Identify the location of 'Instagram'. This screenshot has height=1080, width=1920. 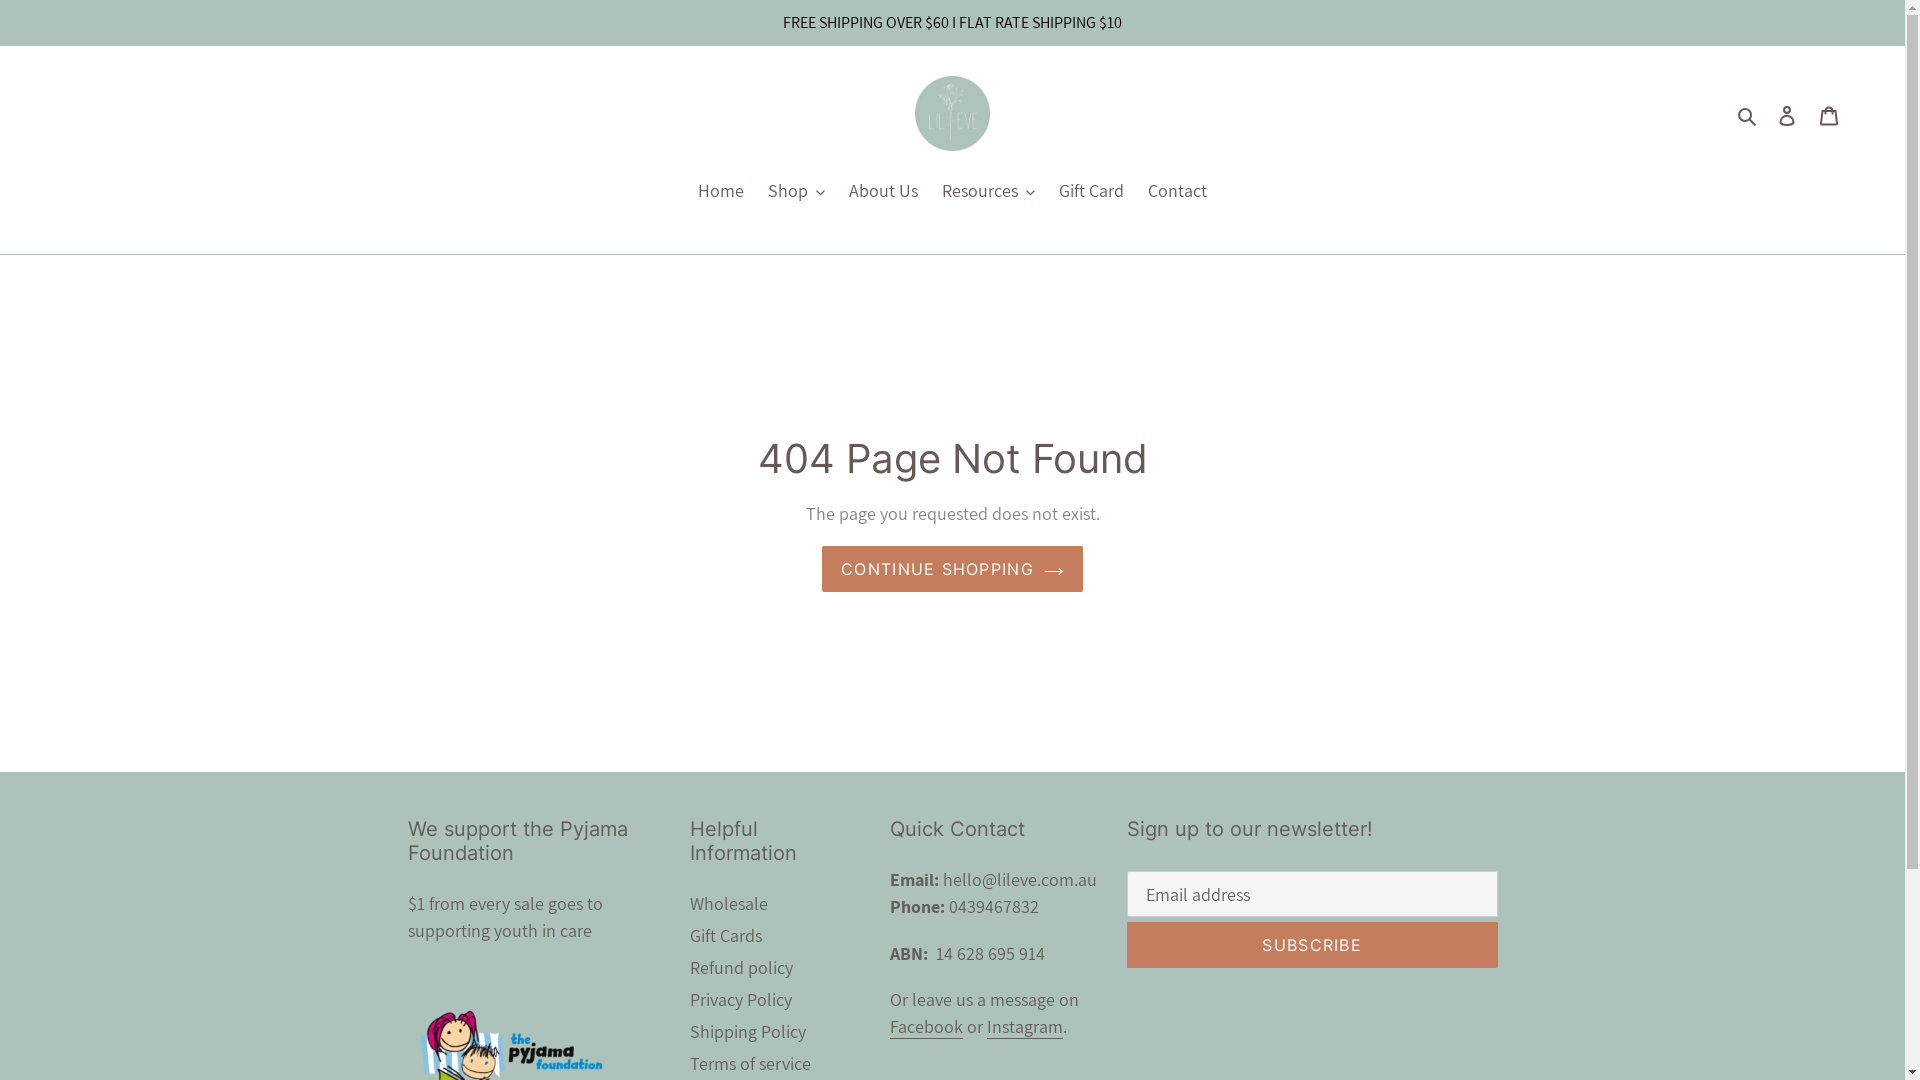
(1025, 1026).